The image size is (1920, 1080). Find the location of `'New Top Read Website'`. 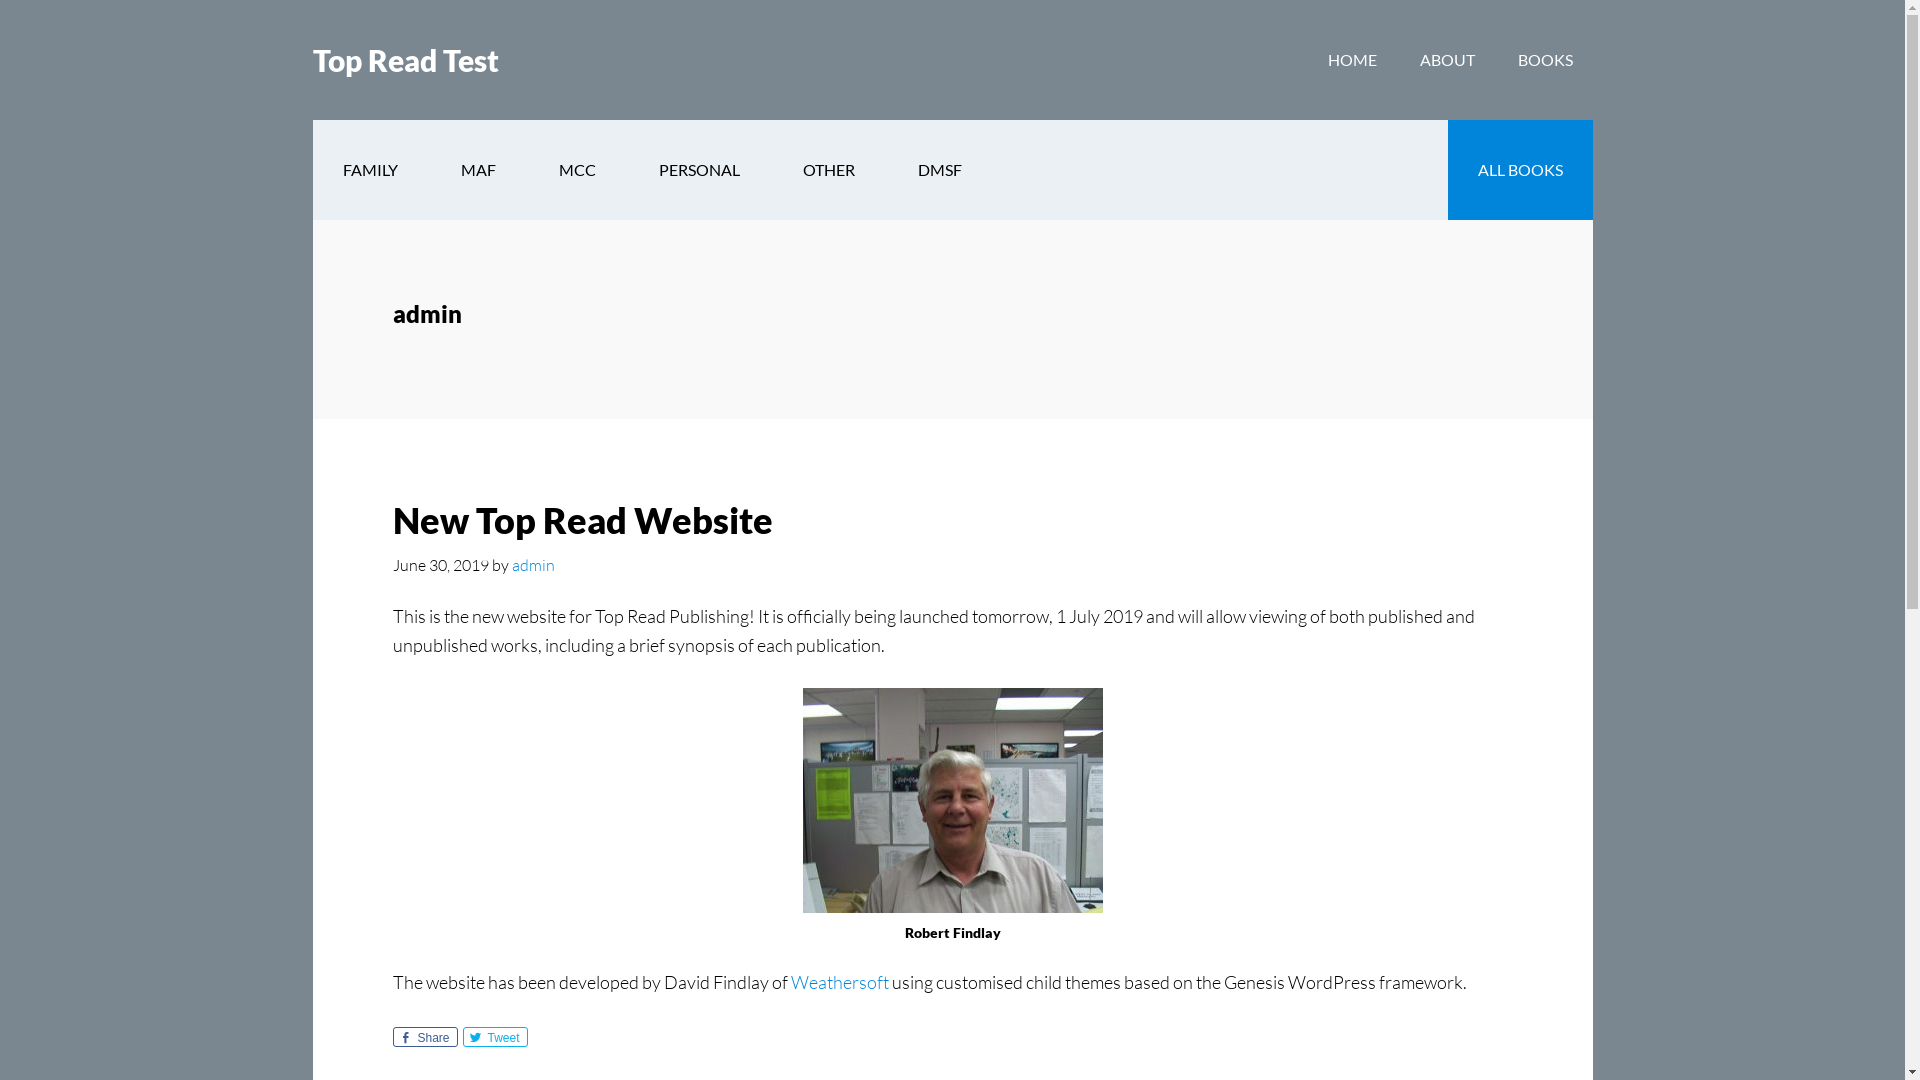

'New Top Read Website' is located at coordinates (580, 519).